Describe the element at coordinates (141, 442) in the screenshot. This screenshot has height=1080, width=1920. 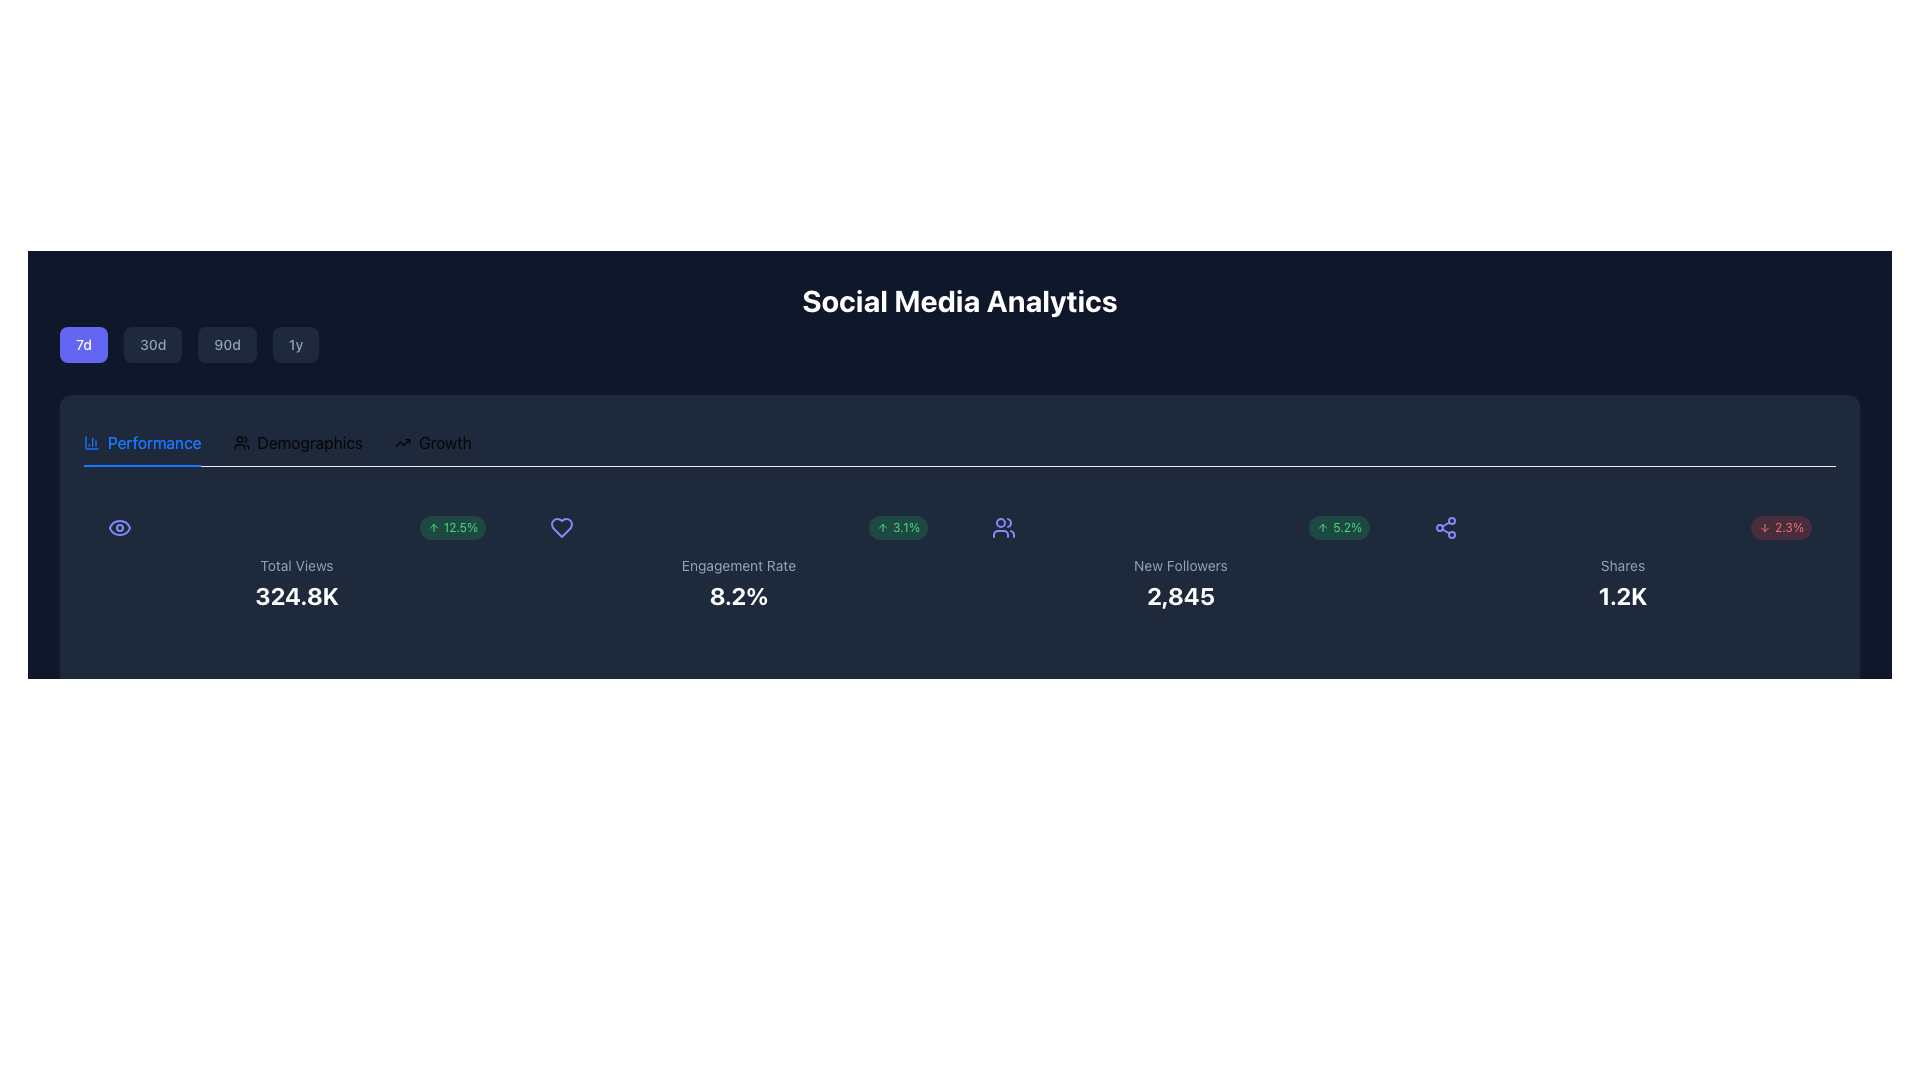
I see `the highlighted 'Performance' tab element to switch to the Performance section` at that location.